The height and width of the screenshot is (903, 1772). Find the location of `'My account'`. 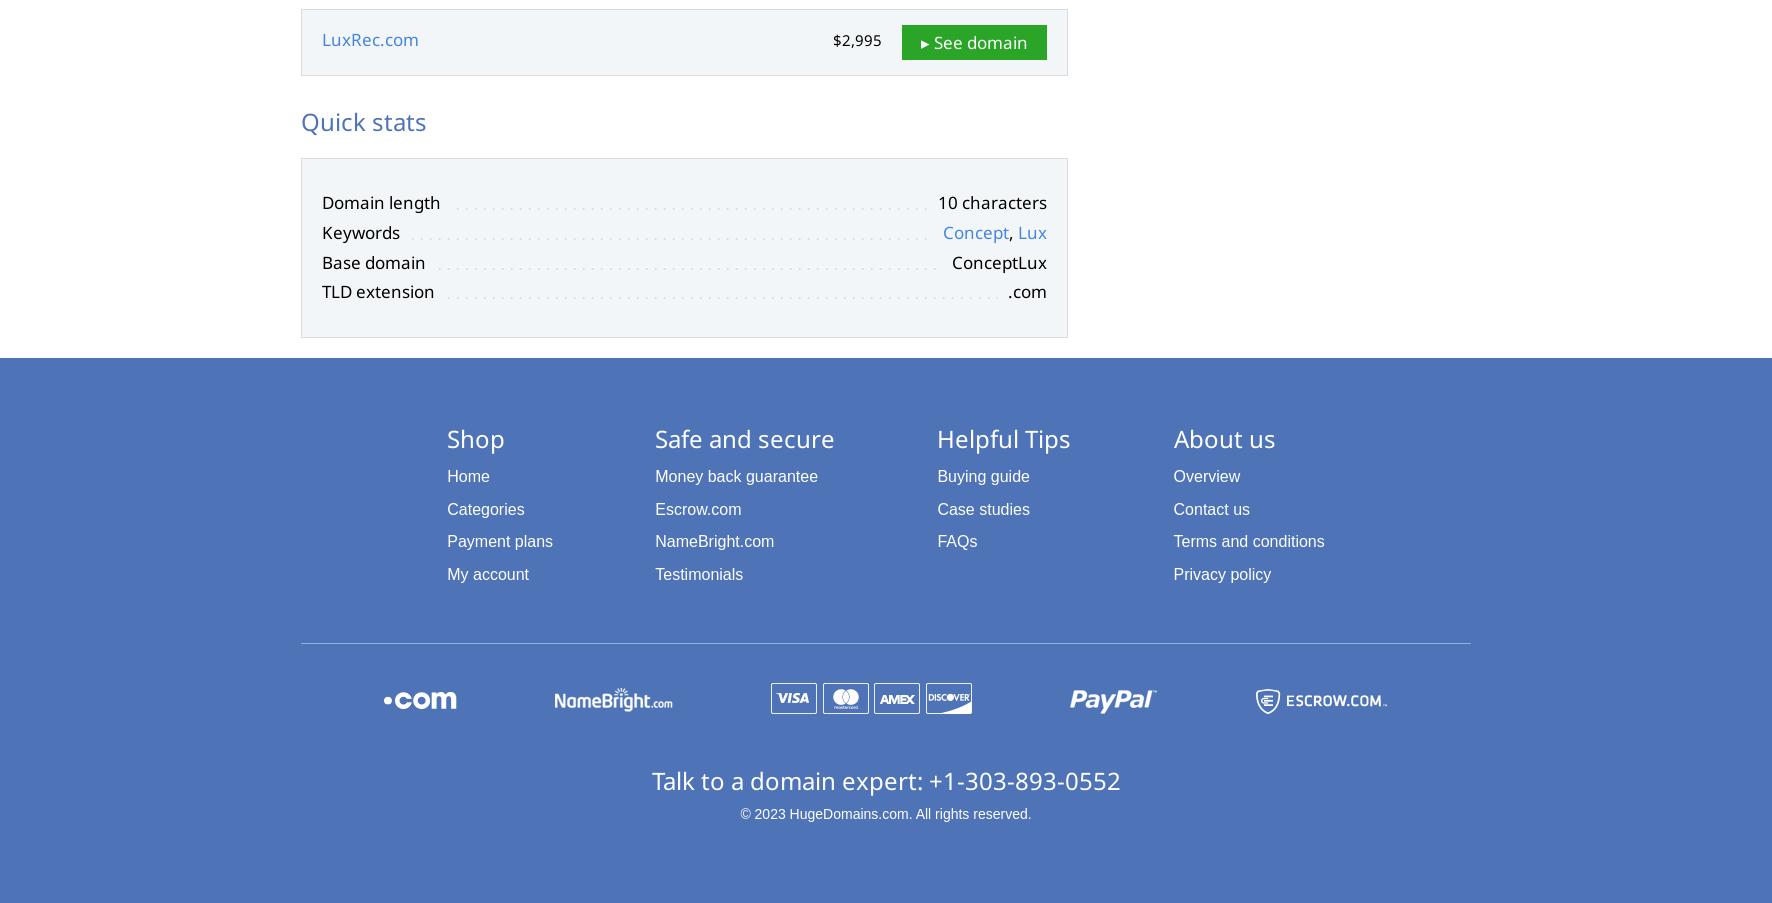

'My account' is located at coordinates (487, 573).